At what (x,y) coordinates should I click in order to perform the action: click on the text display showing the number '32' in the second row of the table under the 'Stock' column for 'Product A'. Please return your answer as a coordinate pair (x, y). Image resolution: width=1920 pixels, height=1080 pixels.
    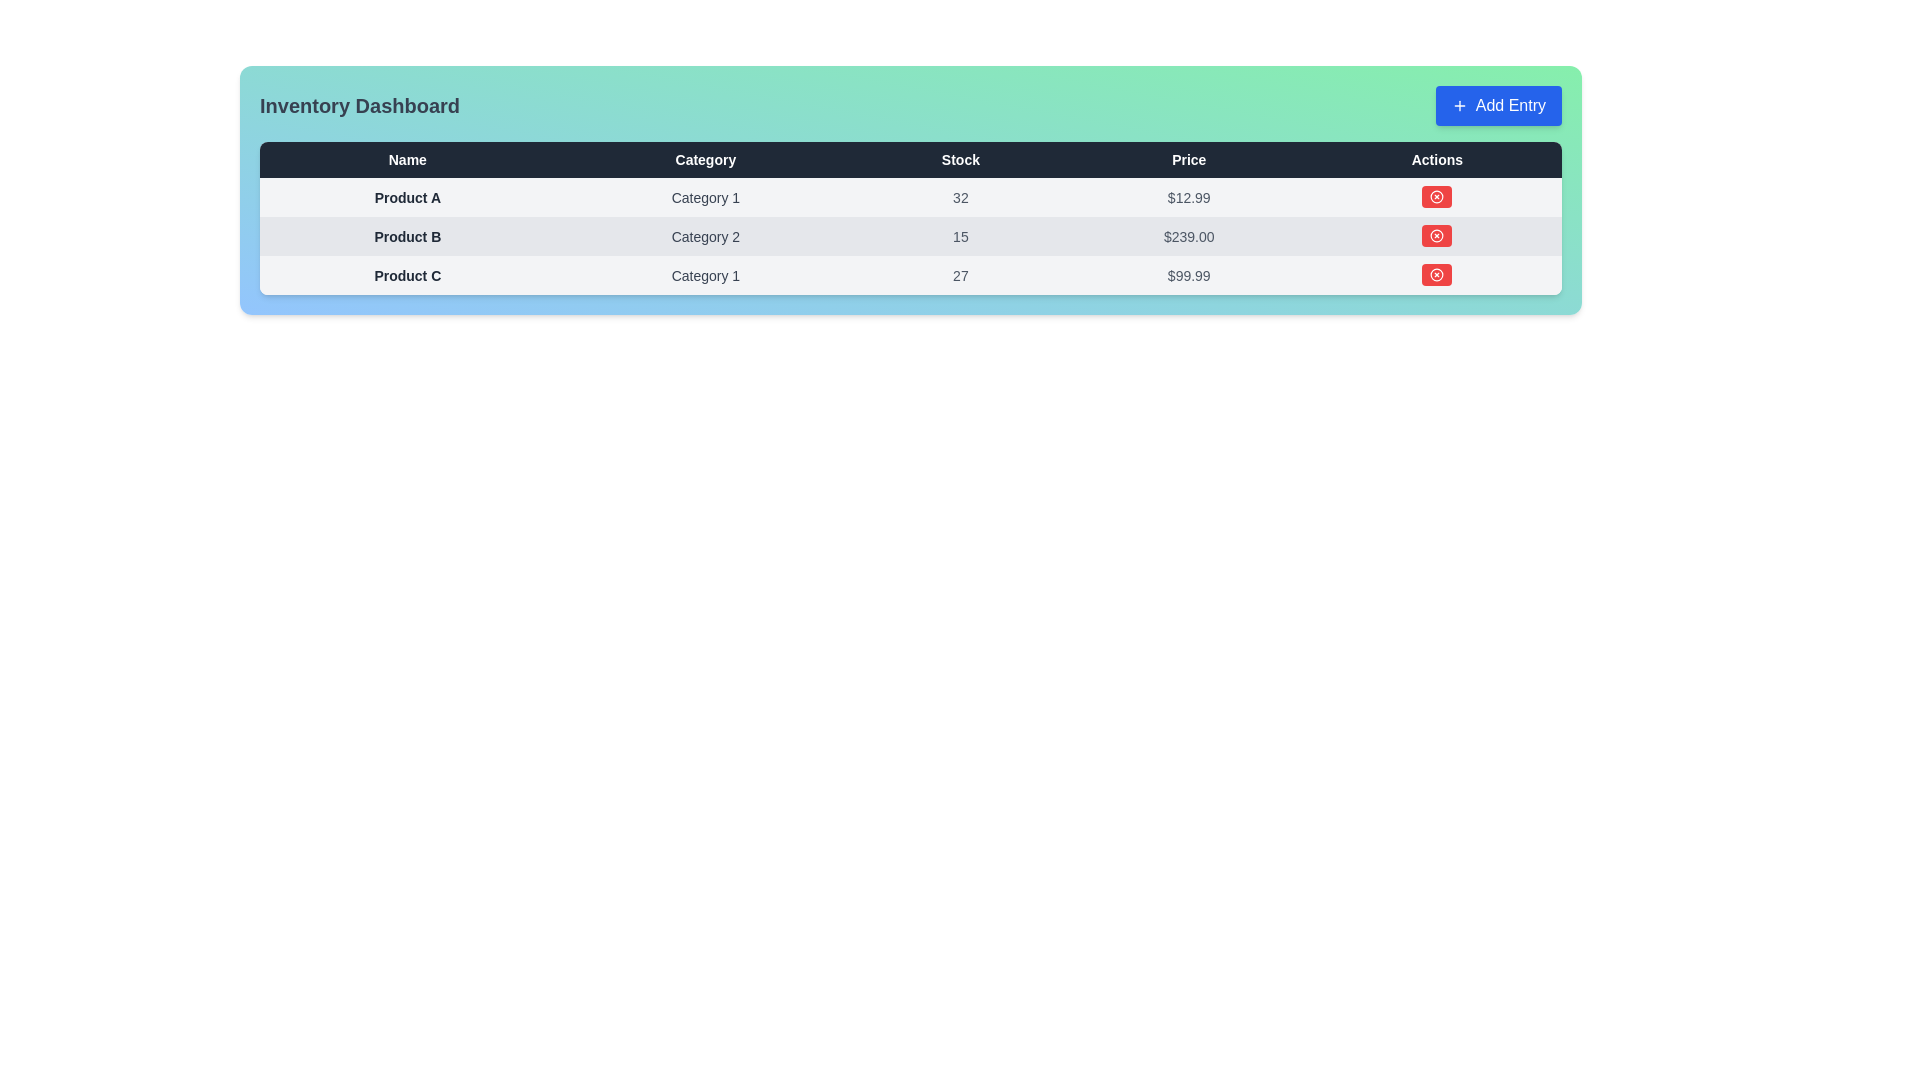
    Looking at the image, I should click on (960, 197).